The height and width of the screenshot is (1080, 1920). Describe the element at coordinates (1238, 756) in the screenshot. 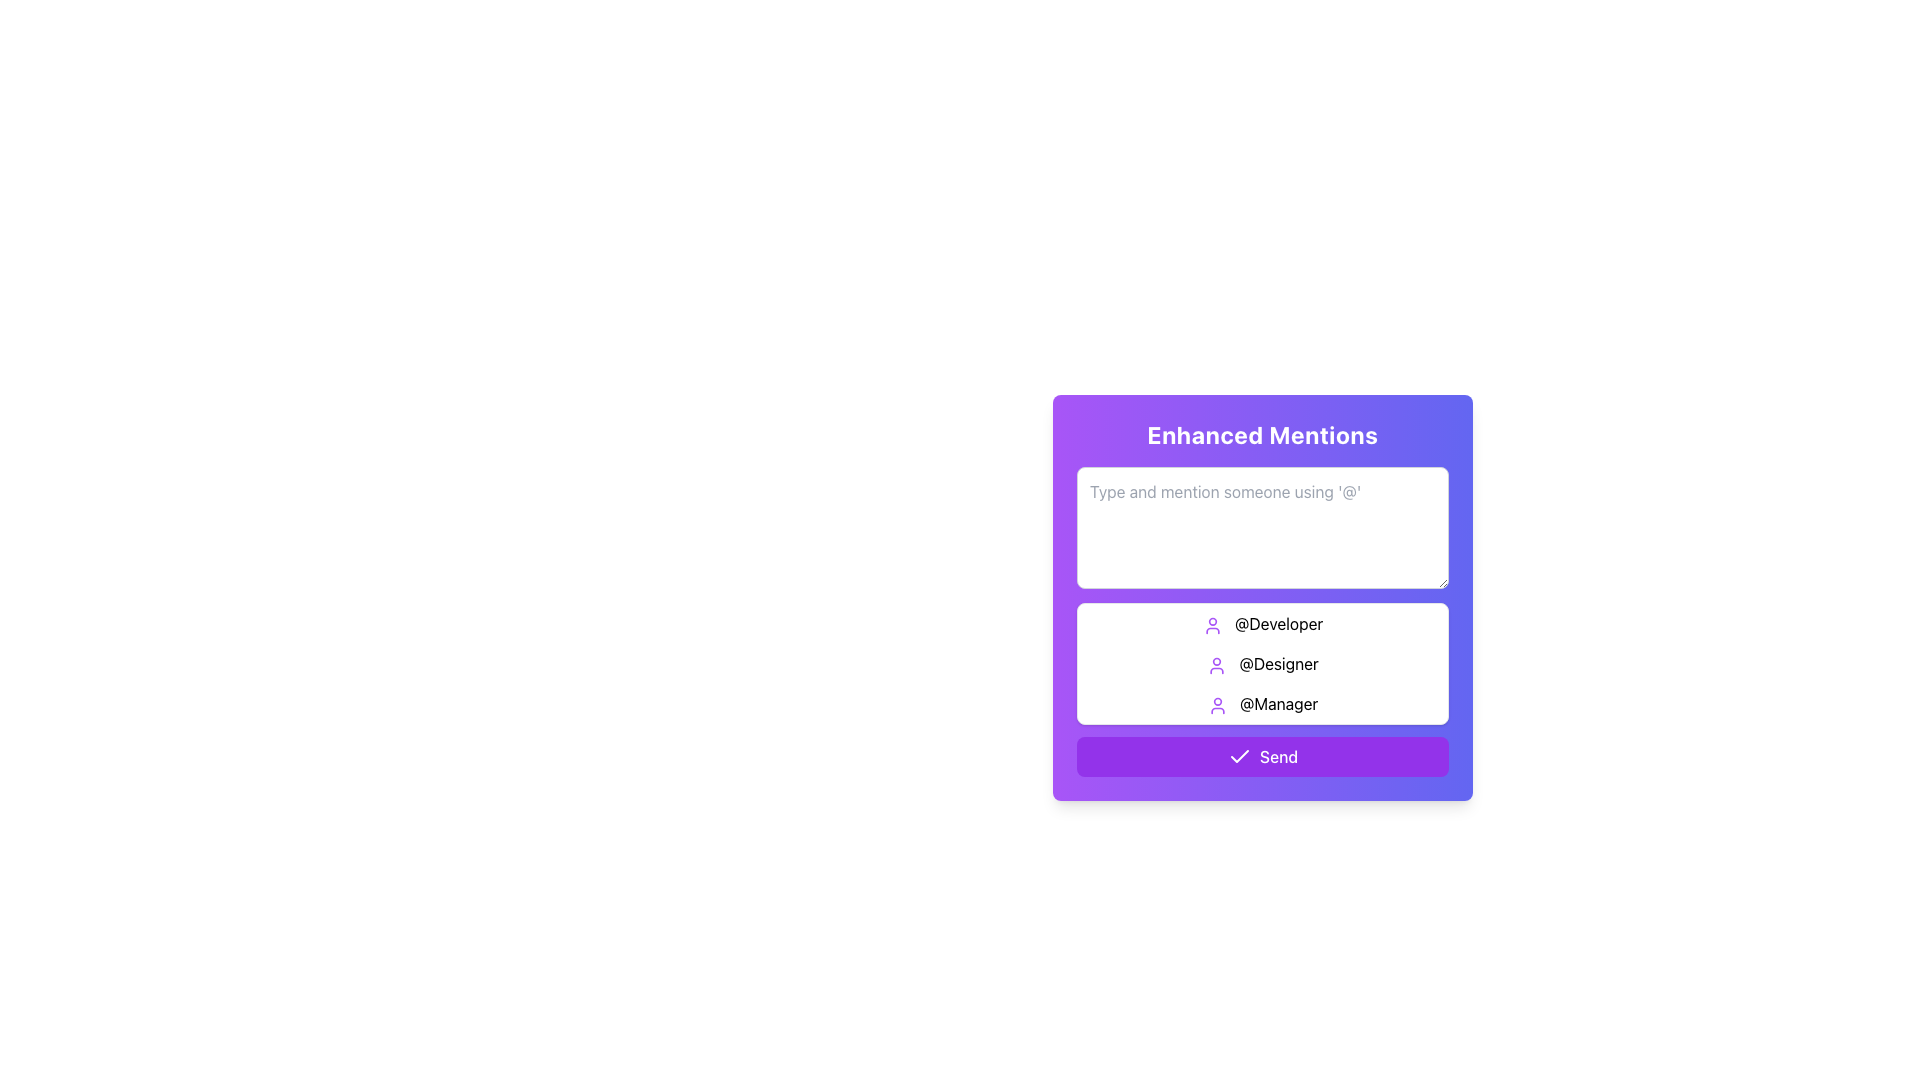

I see `the checkmark icon located within the 'Send' button, which is styled with a thin stroke and rounded line caps, positioned to the left of the text 'Send'` at that location.